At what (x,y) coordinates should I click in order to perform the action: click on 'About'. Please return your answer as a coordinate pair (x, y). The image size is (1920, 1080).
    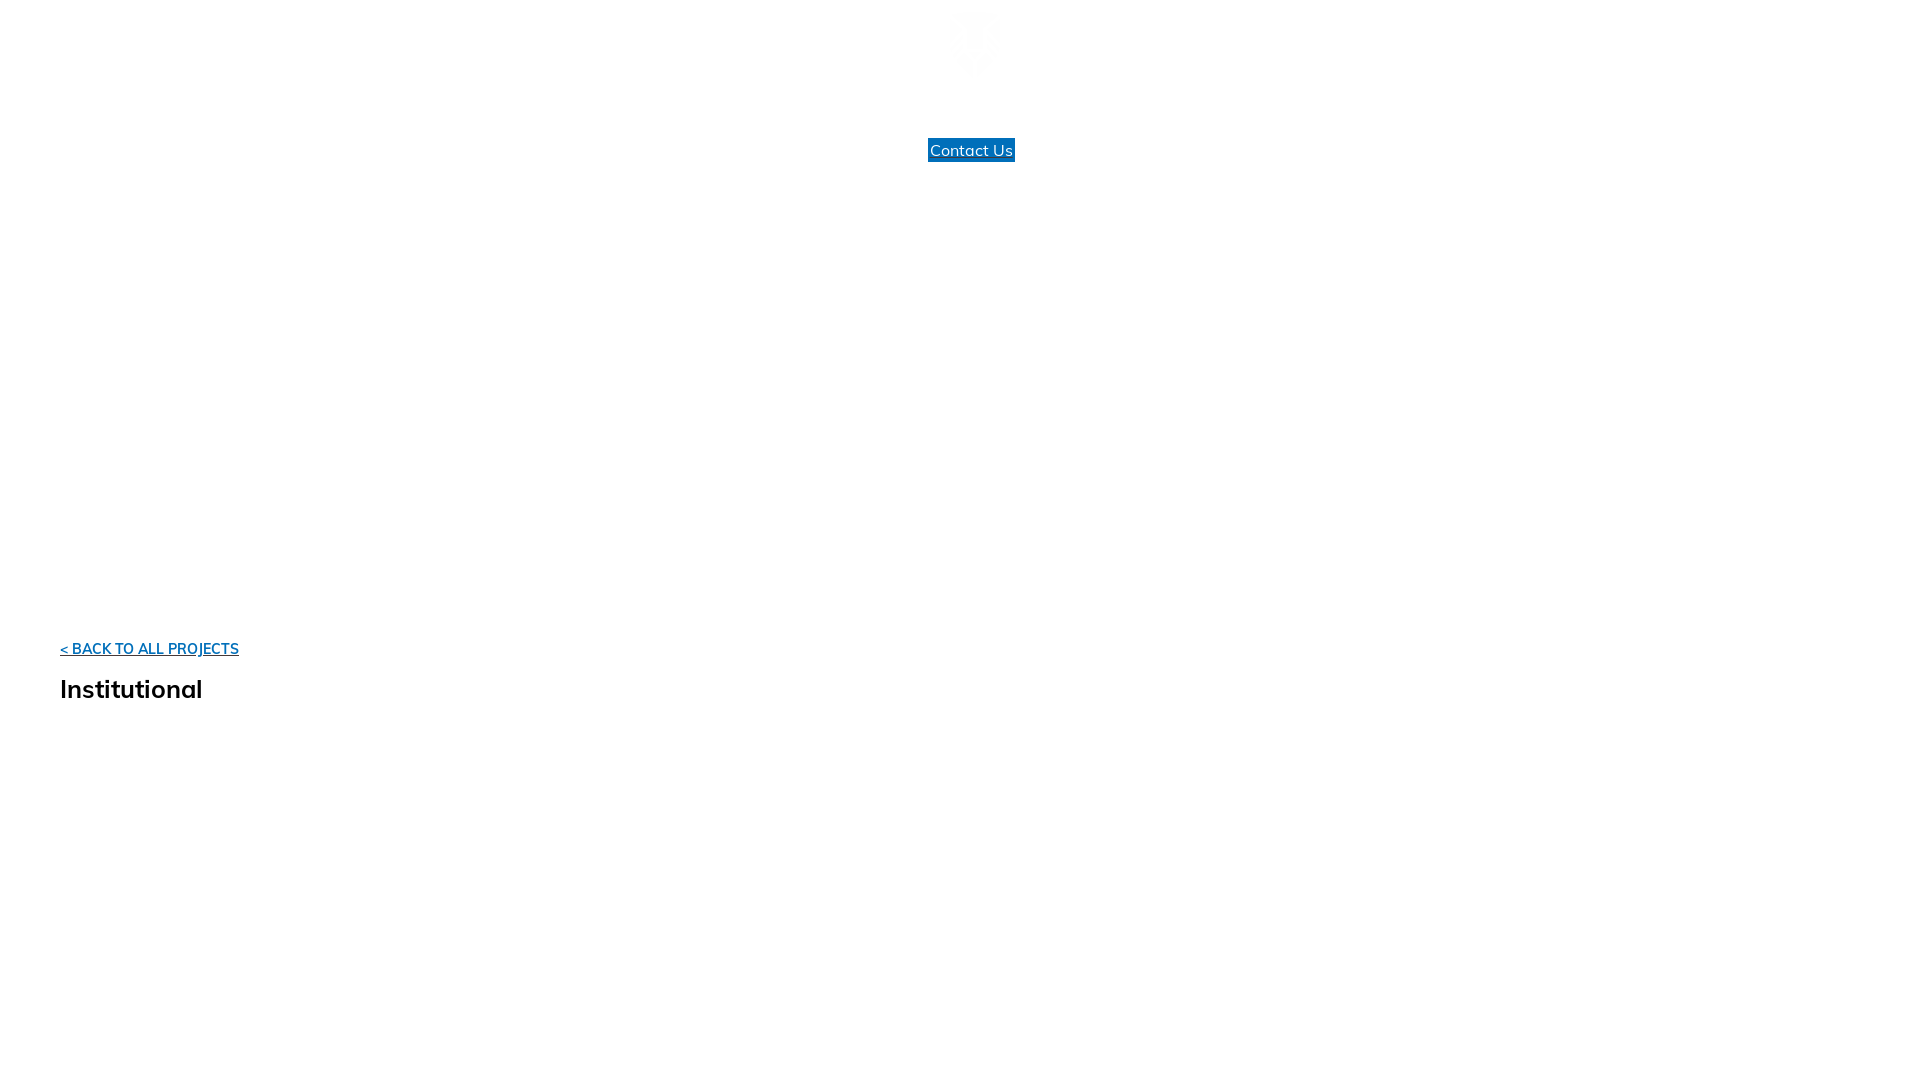
    Looking at the image, I should click on (225, 116).